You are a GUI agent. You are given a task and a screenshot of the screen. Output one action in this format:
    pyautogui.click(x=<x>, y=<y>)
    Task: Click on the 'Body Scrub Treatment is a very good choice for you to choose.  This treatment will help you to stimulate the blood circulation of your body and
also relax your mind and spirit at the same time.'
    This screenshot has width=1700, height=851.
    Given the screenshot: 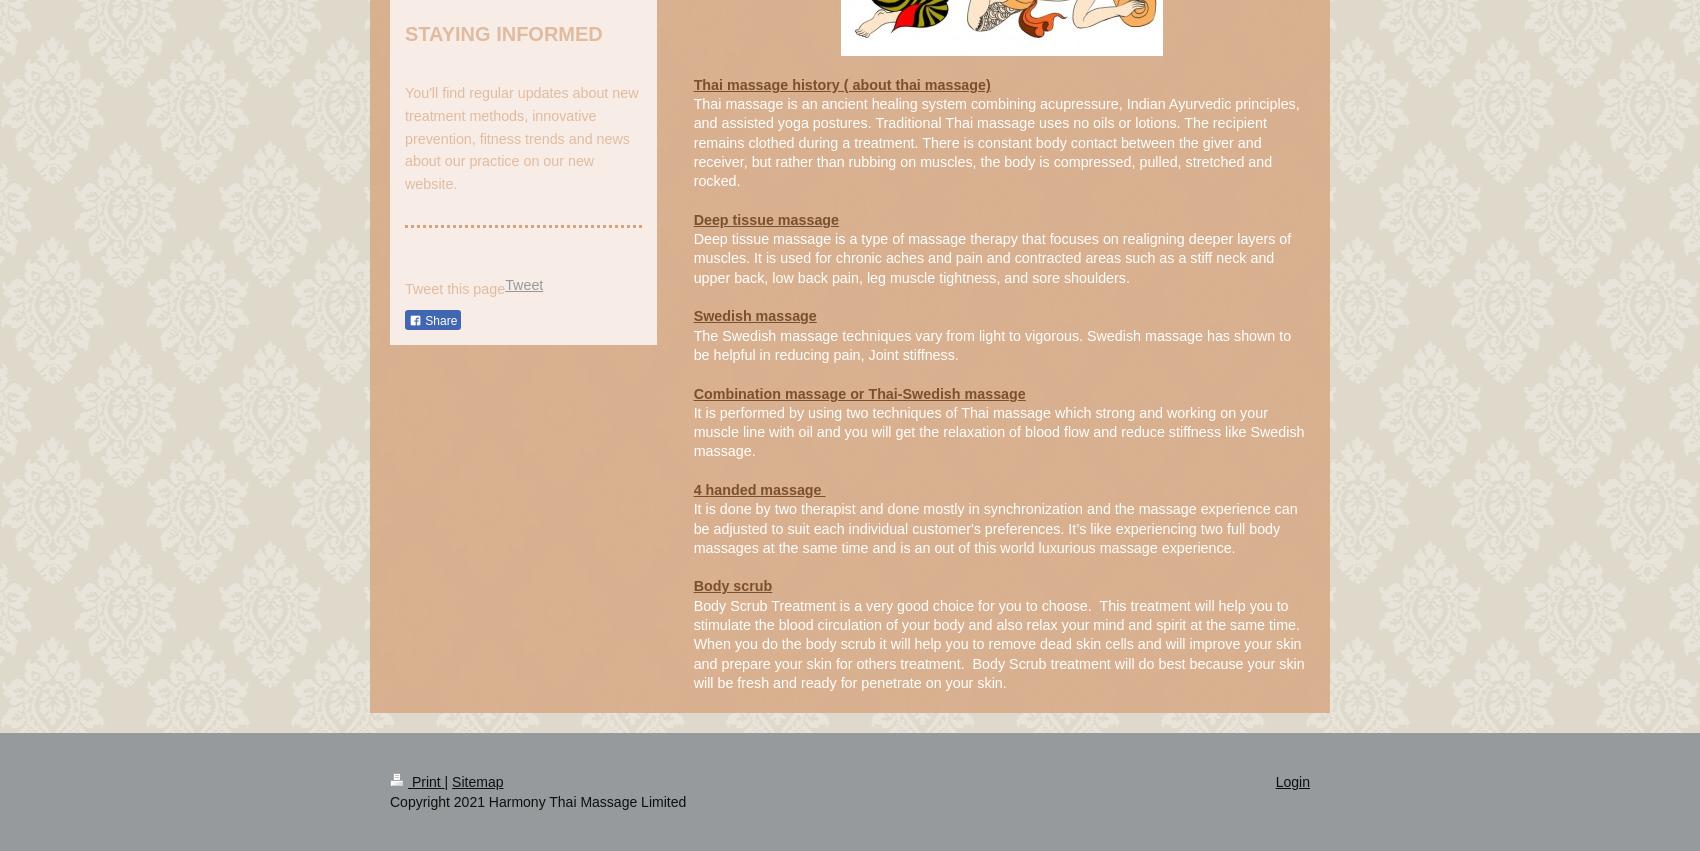 What is the action you would take?
    pyautogui.click(x=997, y=615)
    